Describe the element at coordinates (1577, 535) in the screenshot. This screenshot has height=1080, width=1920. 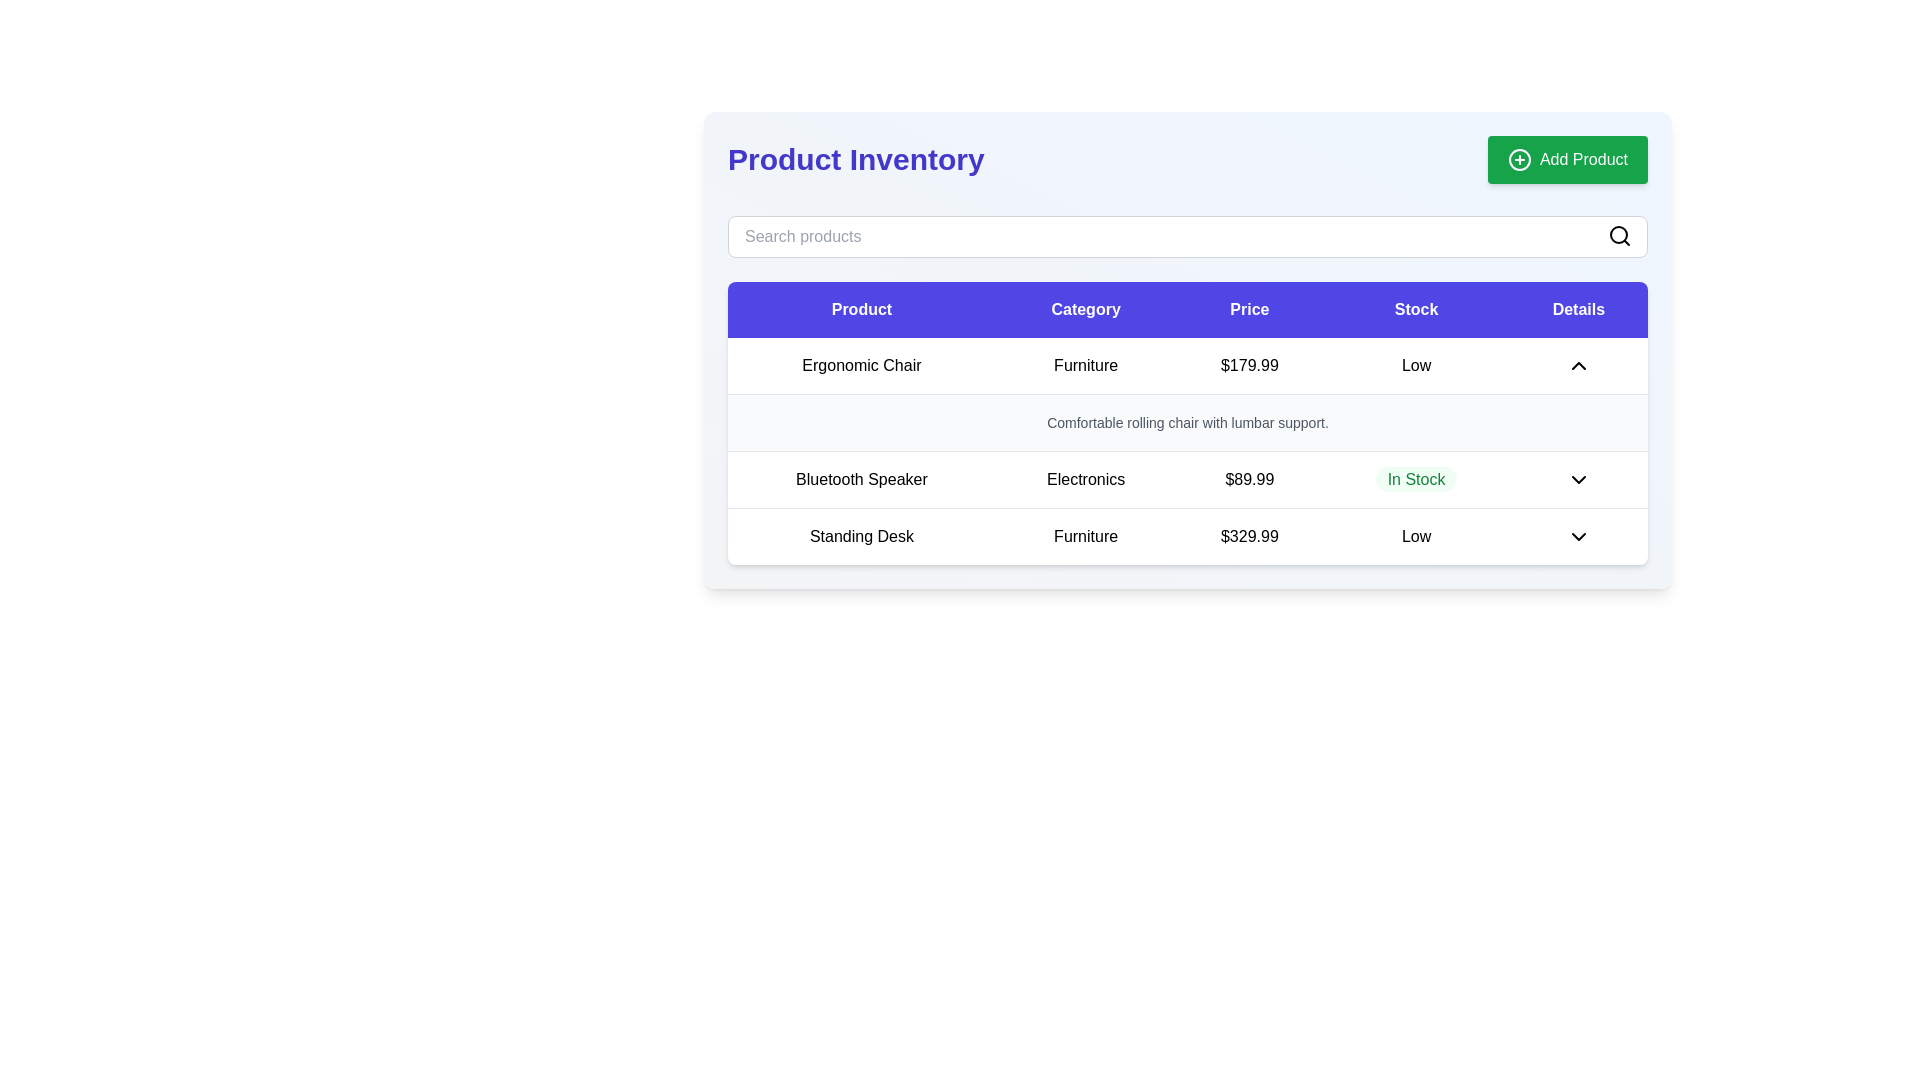
I see `the dropdown toggle icon for the 'Standing Desk' product` at that location.